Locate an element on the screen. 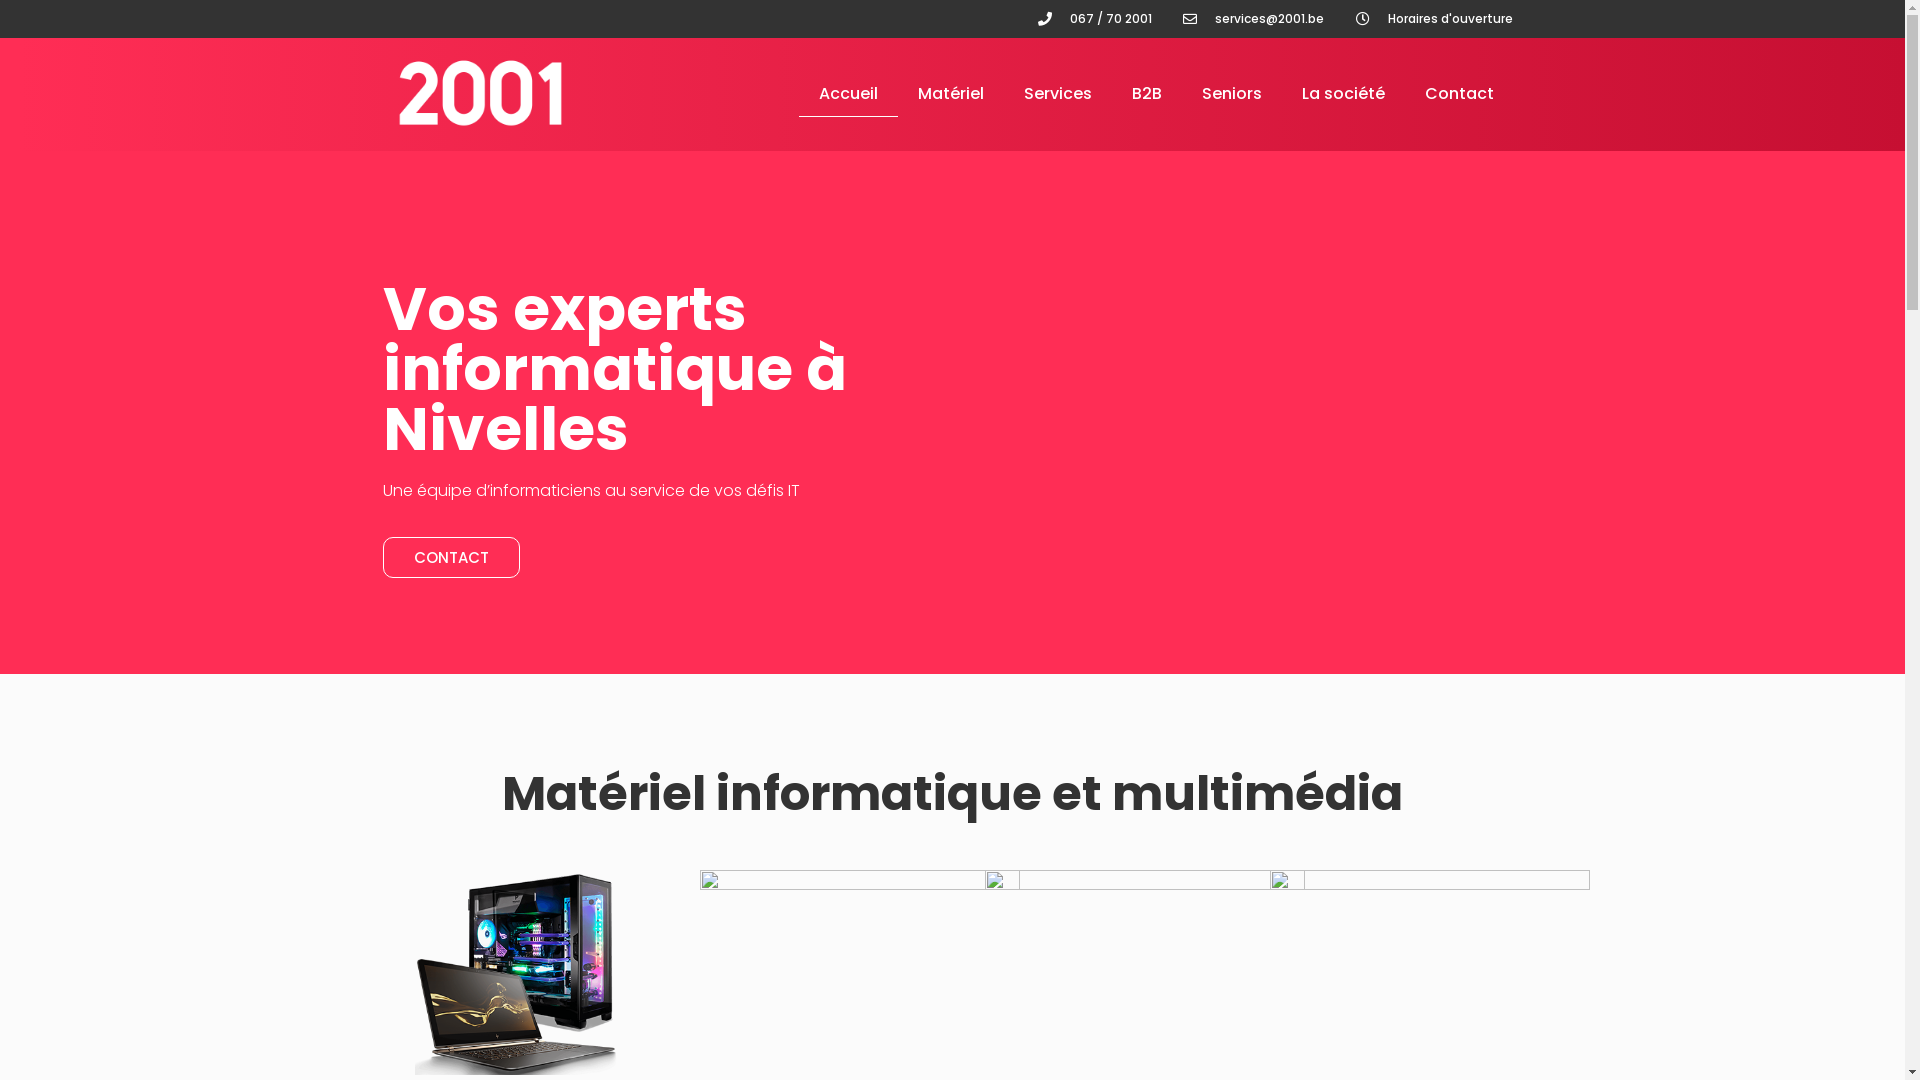  'Services' is located at coordinates (1056, 93).